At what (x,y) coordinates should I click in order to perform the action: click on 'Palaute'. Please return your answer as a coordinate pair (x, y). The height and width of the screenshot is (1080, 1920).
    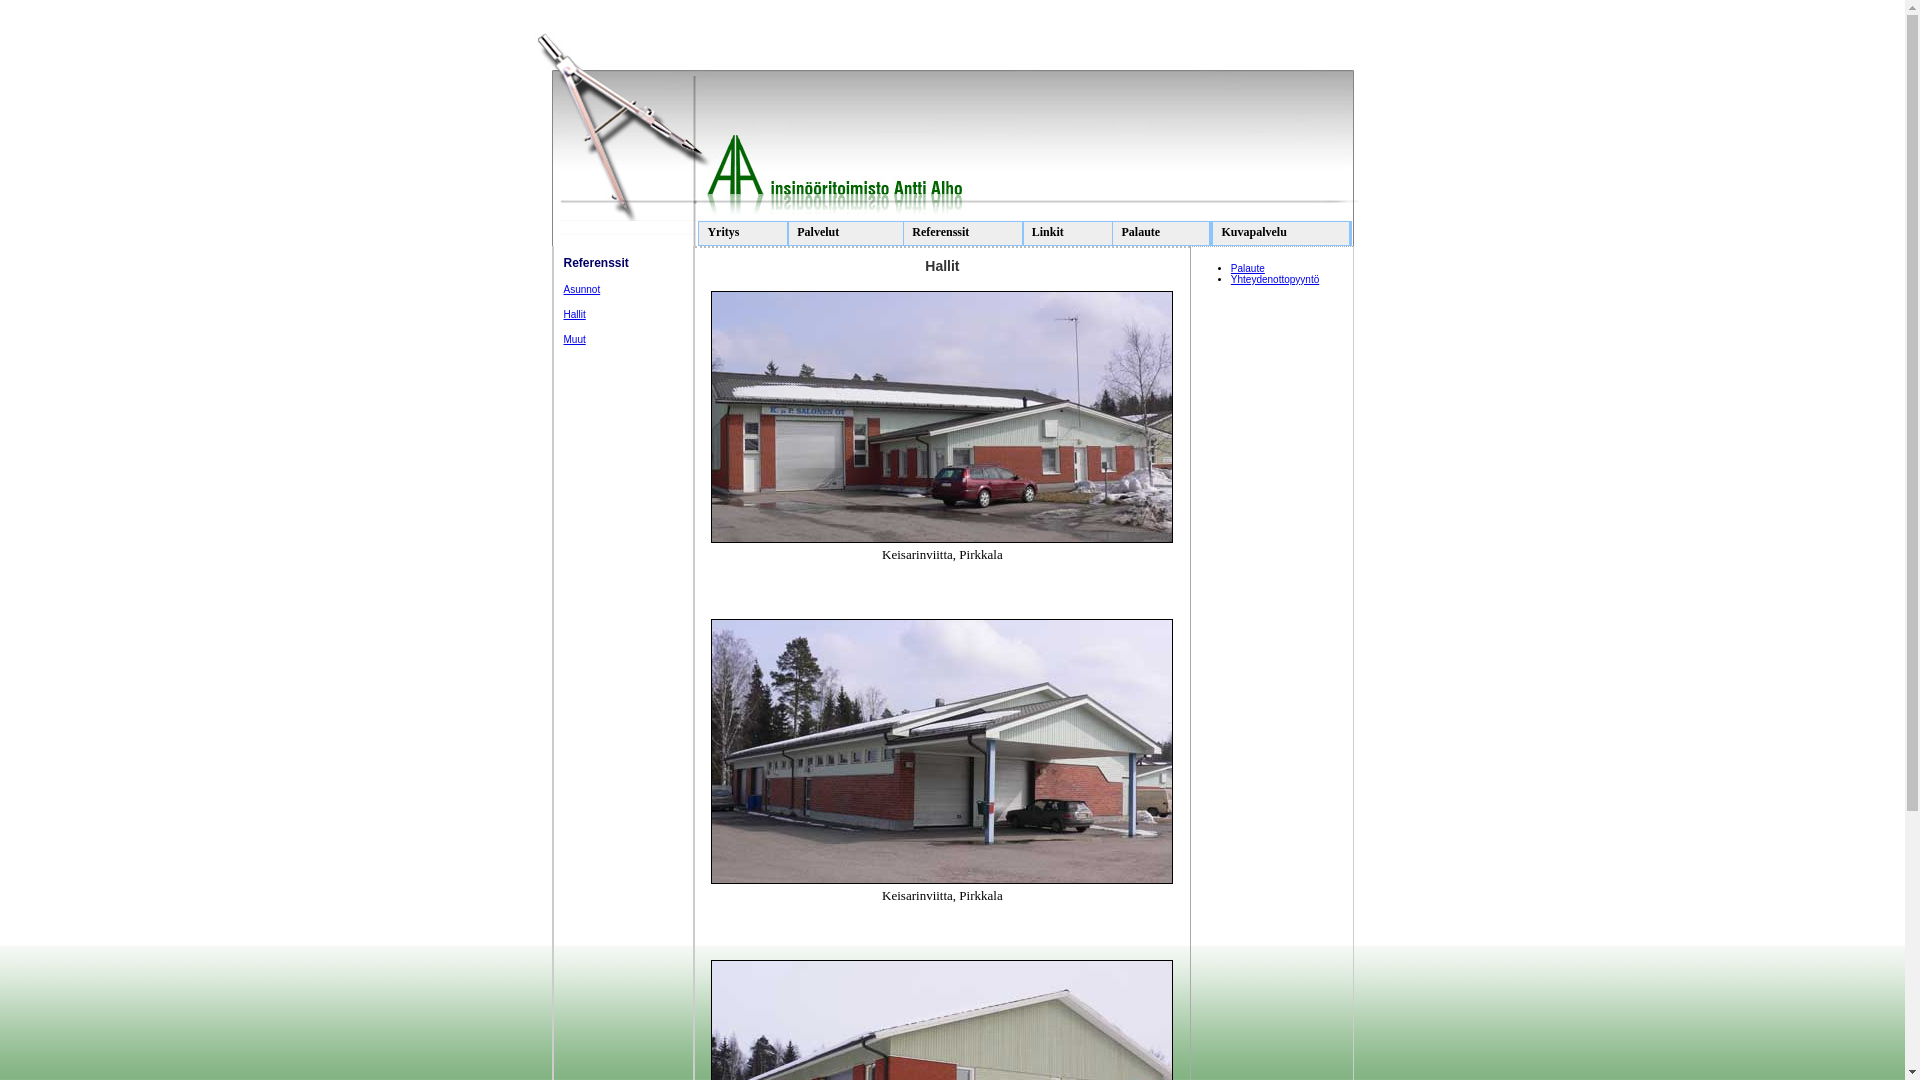
    Looking at the image, I should click on (1161, 232).